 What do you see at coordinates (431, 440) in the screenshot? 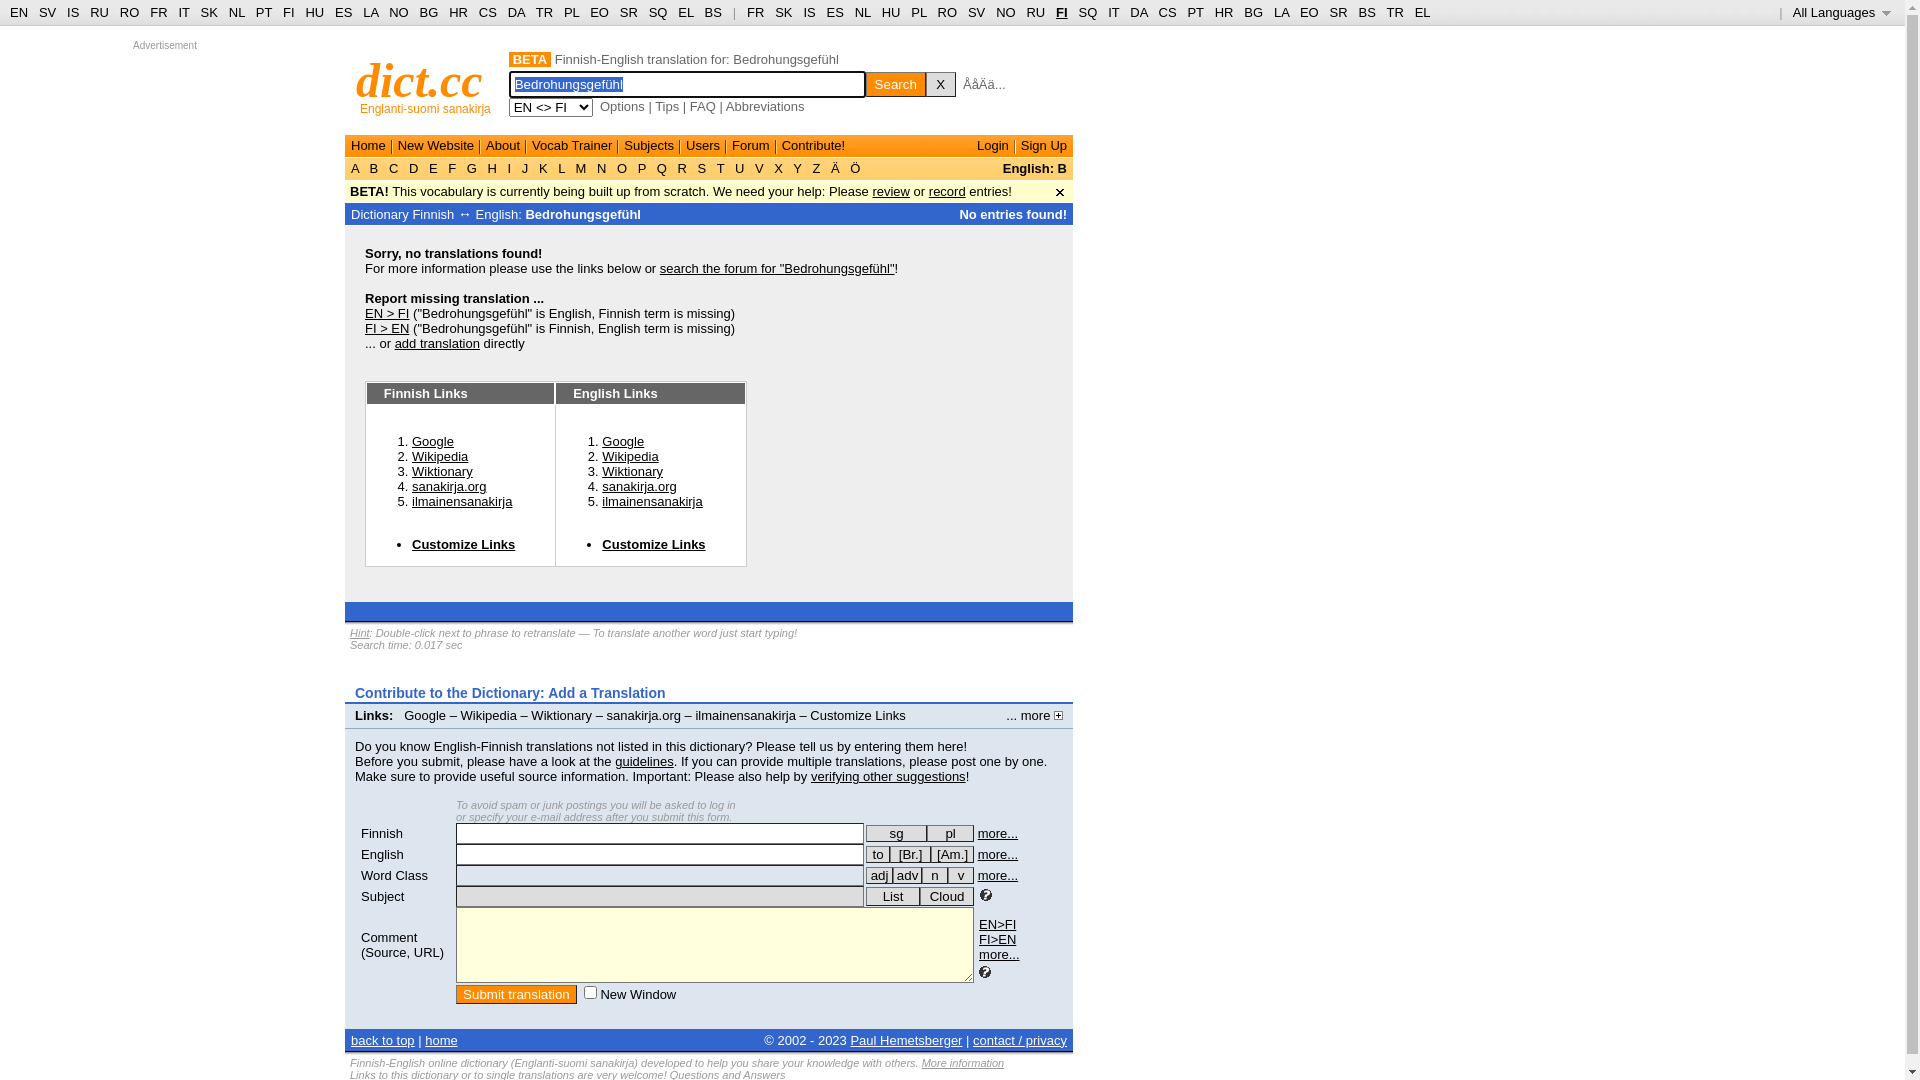
I see `'Google'` at bounding box center [431, 440].